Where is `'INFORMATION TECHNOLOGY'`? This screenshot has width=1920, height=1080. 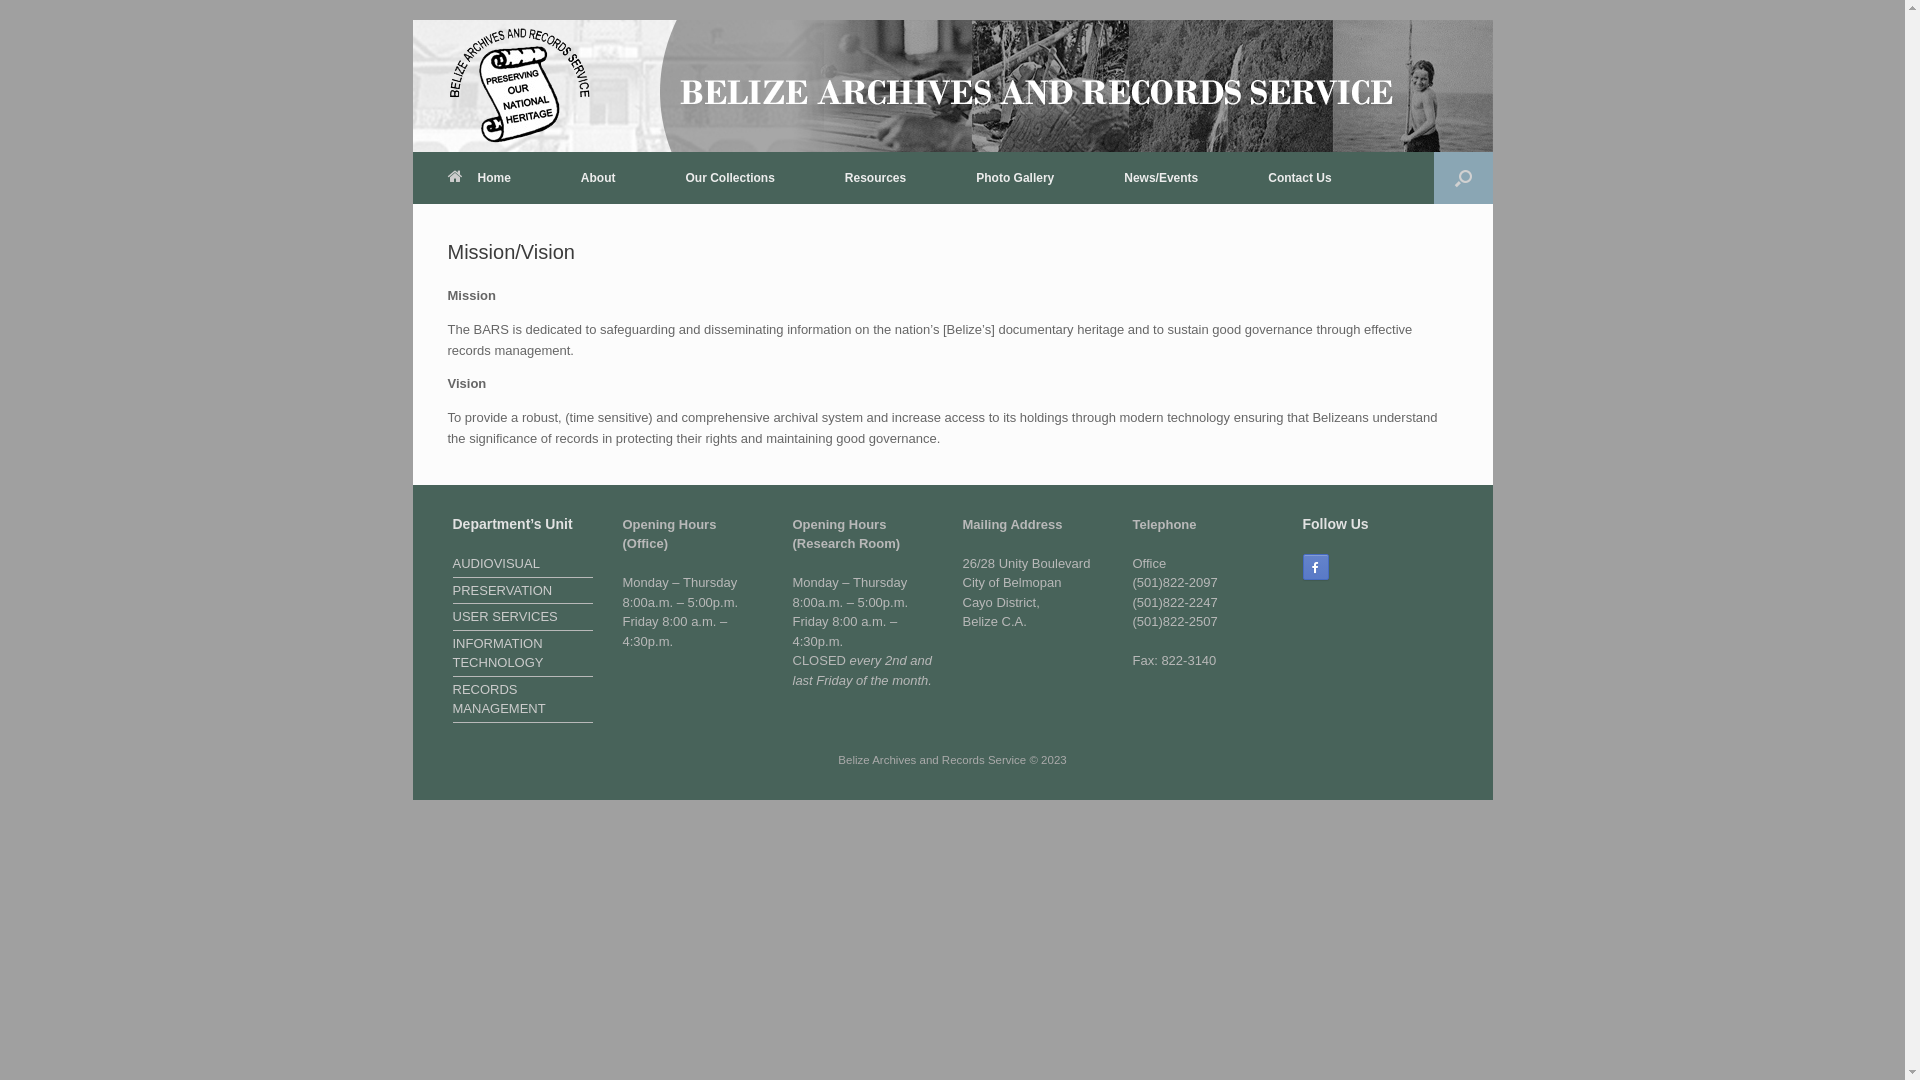
'INFORMATION TECHNOLOGY' is located at coordinates (522, 655).